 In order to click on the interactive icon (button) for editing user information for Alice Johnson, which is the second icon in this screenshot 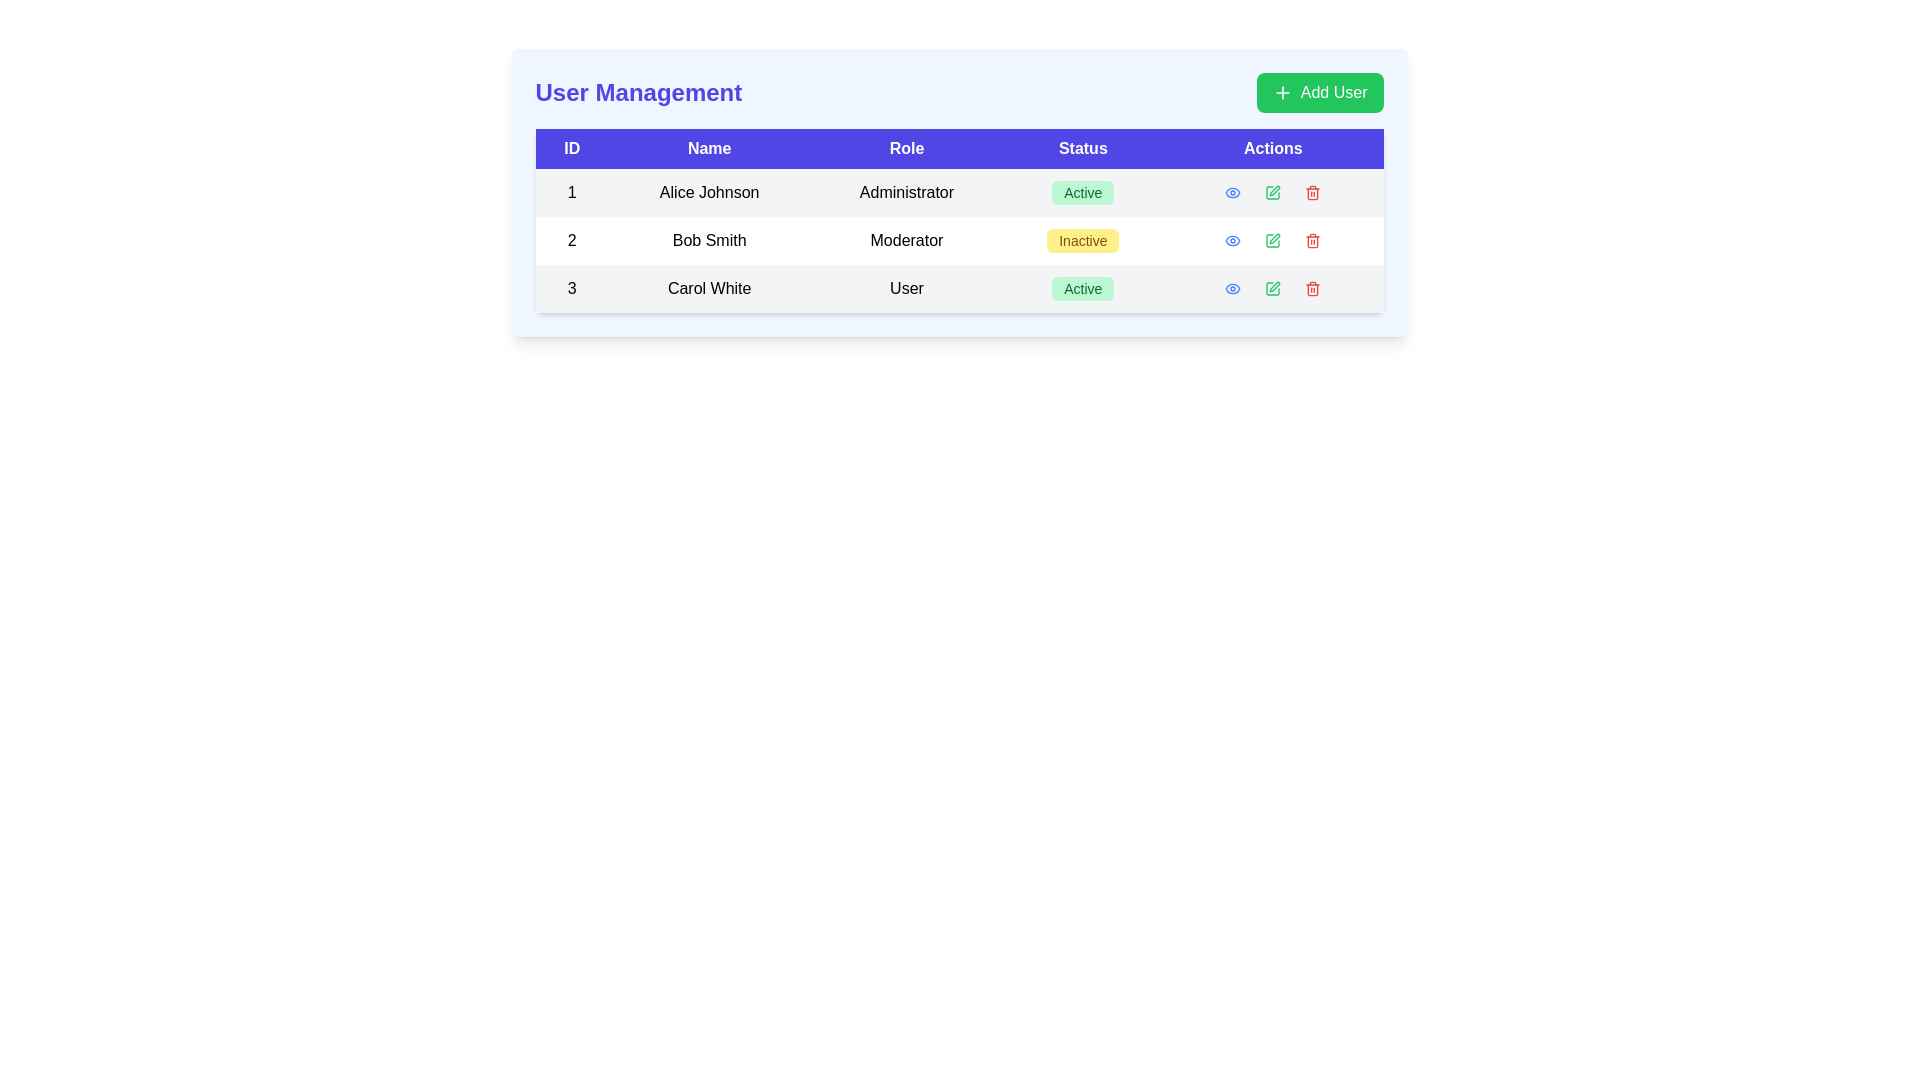, I will do `click(1271, 192)`.